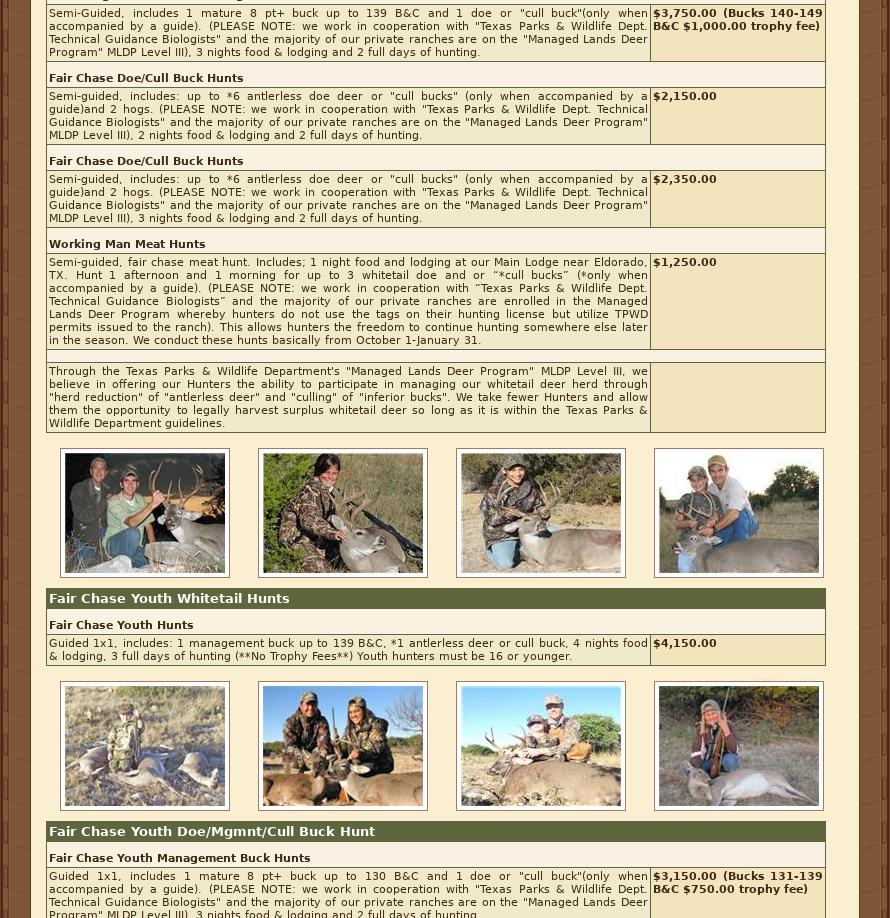  Describe the element at coordinates (169, 597) in the screenshot. I see `'Fair Chase Youth Whitetail Hunts'` at that location.